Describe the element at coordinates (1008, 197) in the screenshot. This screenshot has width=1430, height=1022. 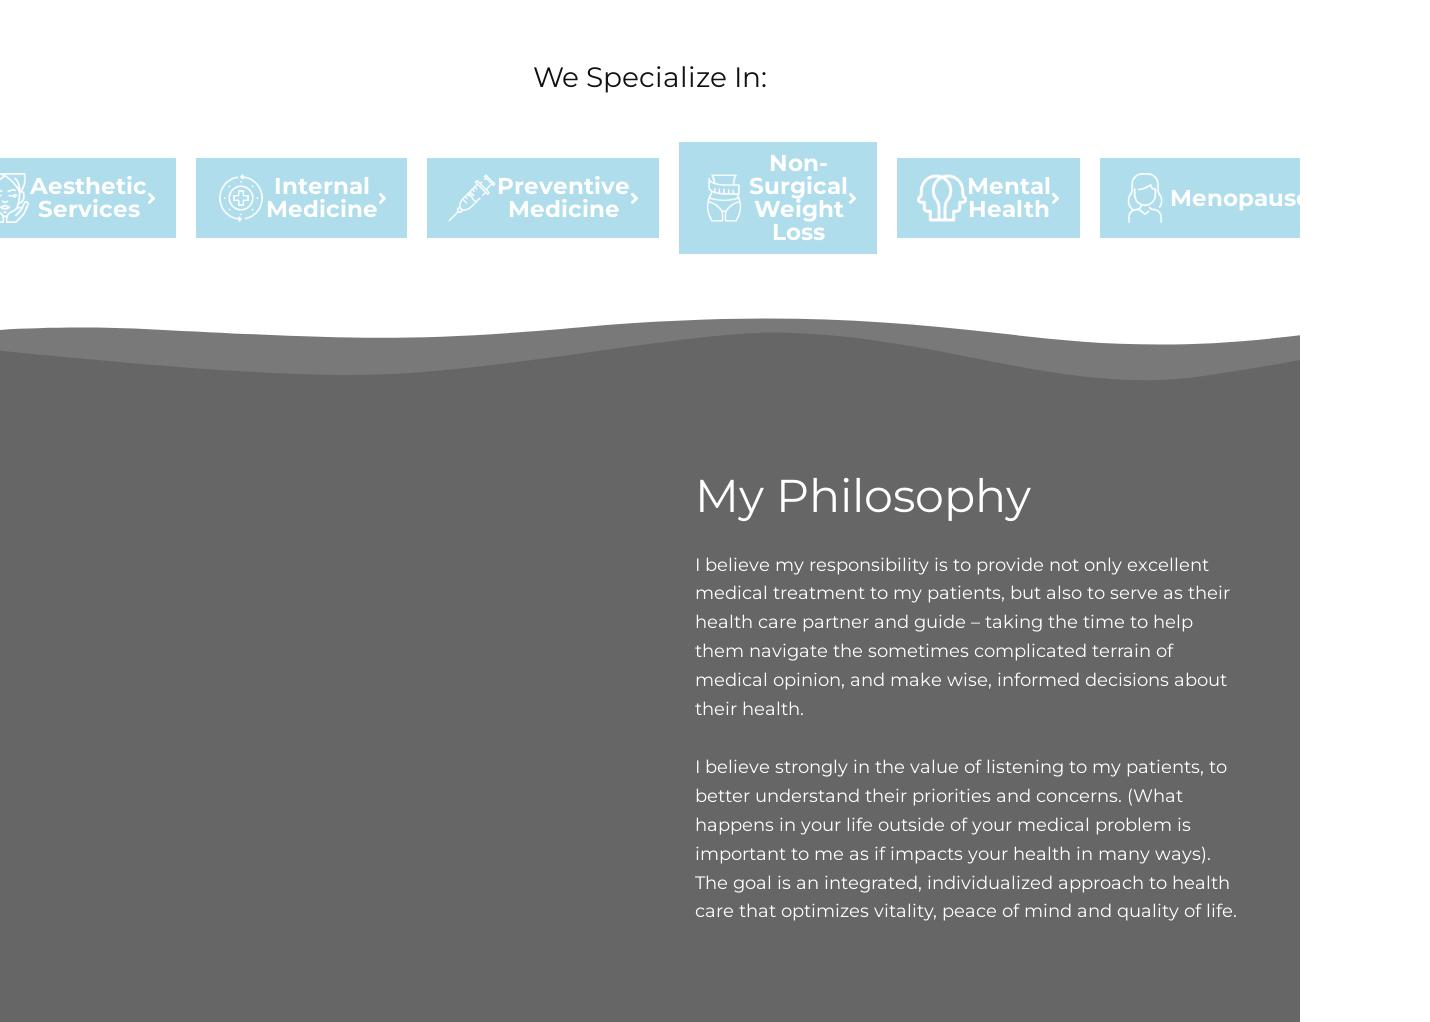
I see `'Mental Health'` at that location.